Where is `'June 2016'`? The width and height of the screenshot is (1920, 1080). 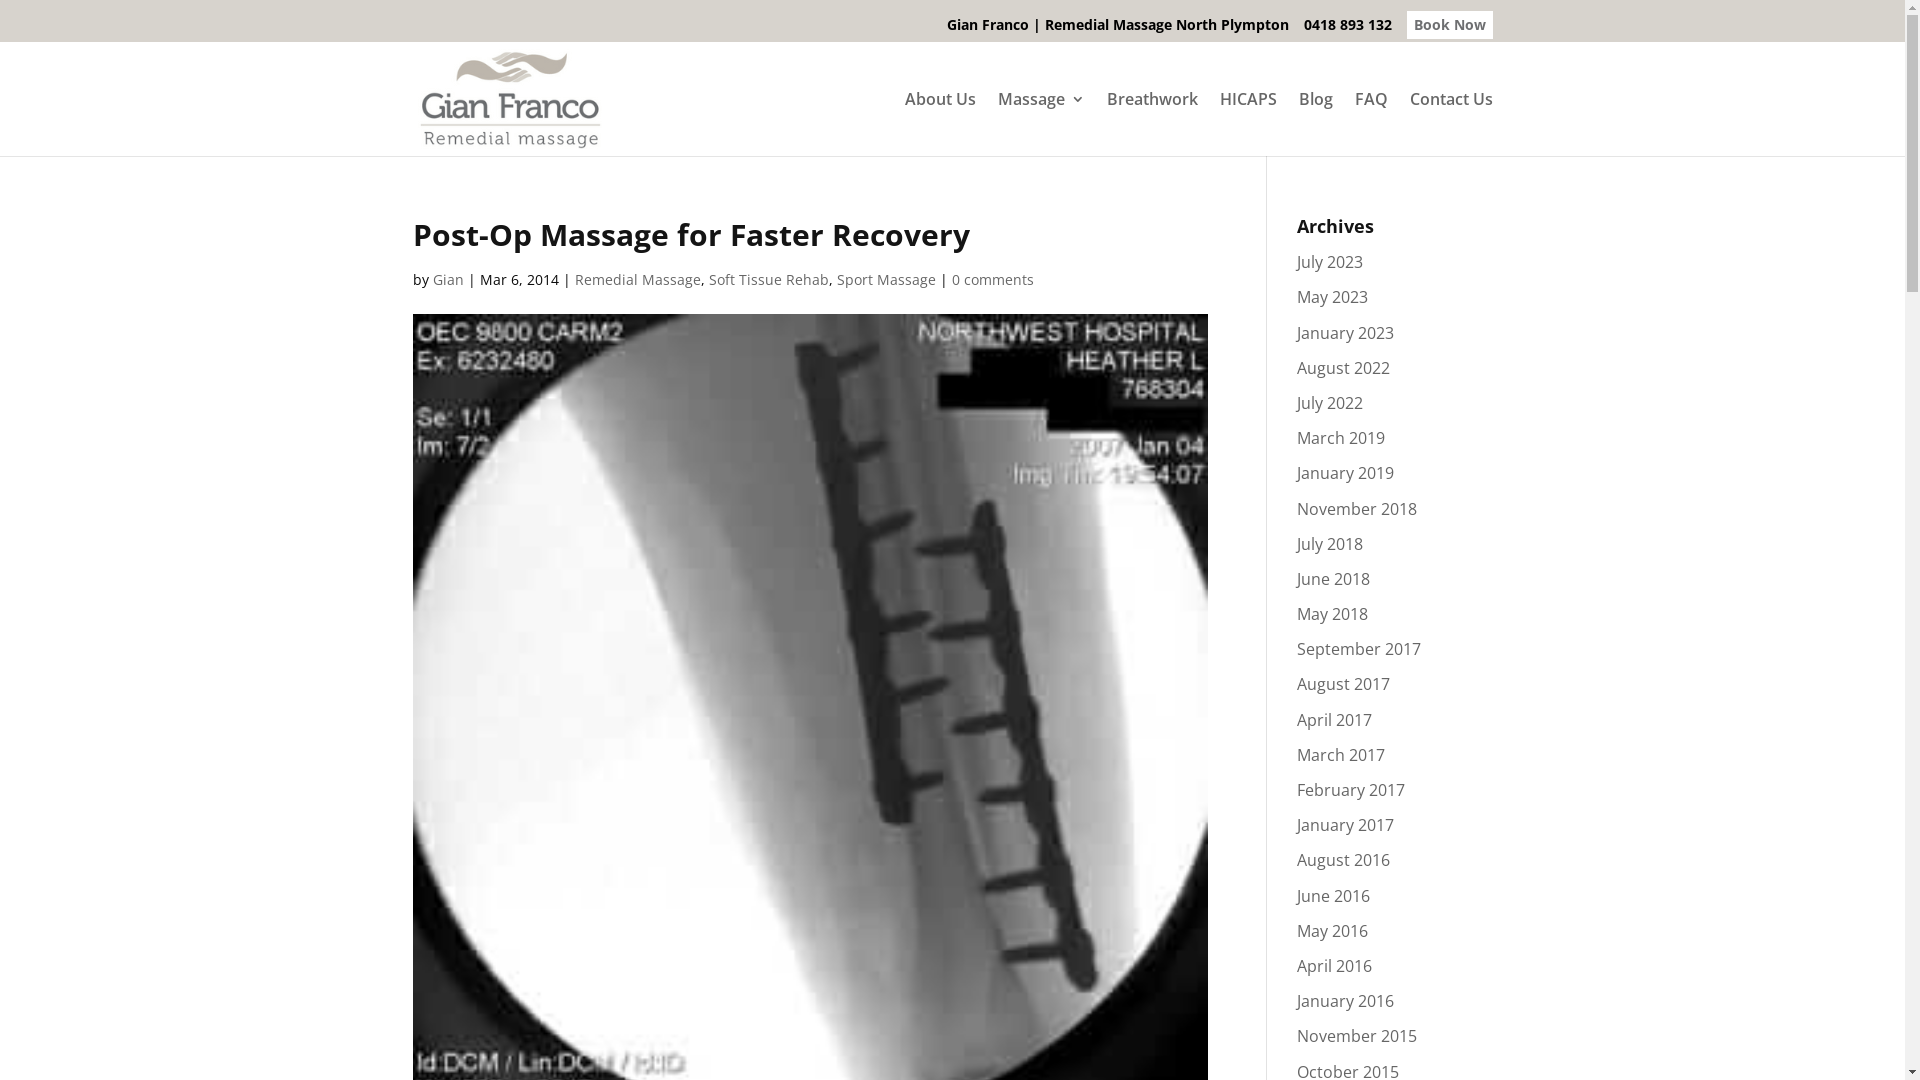 'June 2016' is located at coordinates (1333, 894).